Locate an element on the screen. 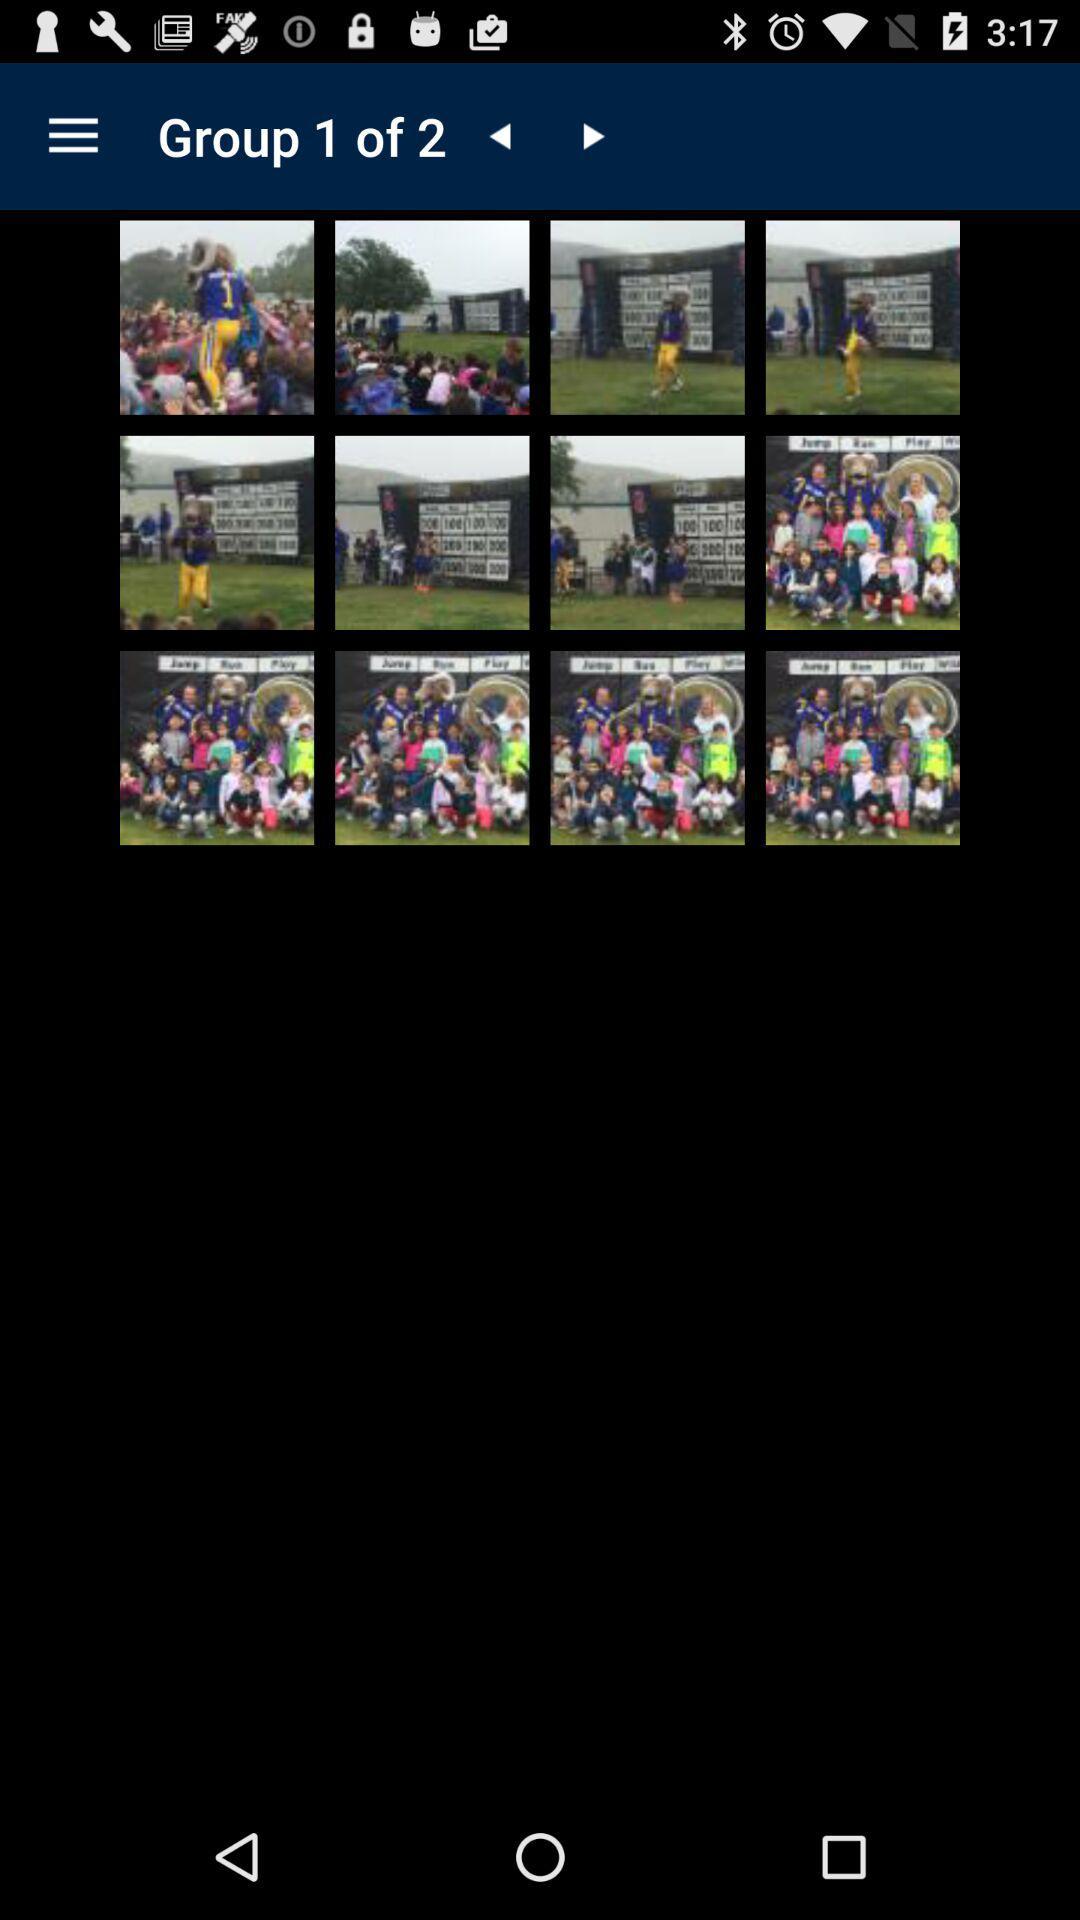 The width and height of the screenshot is (1080, 1920). photo is located at coordinates (217, 316).